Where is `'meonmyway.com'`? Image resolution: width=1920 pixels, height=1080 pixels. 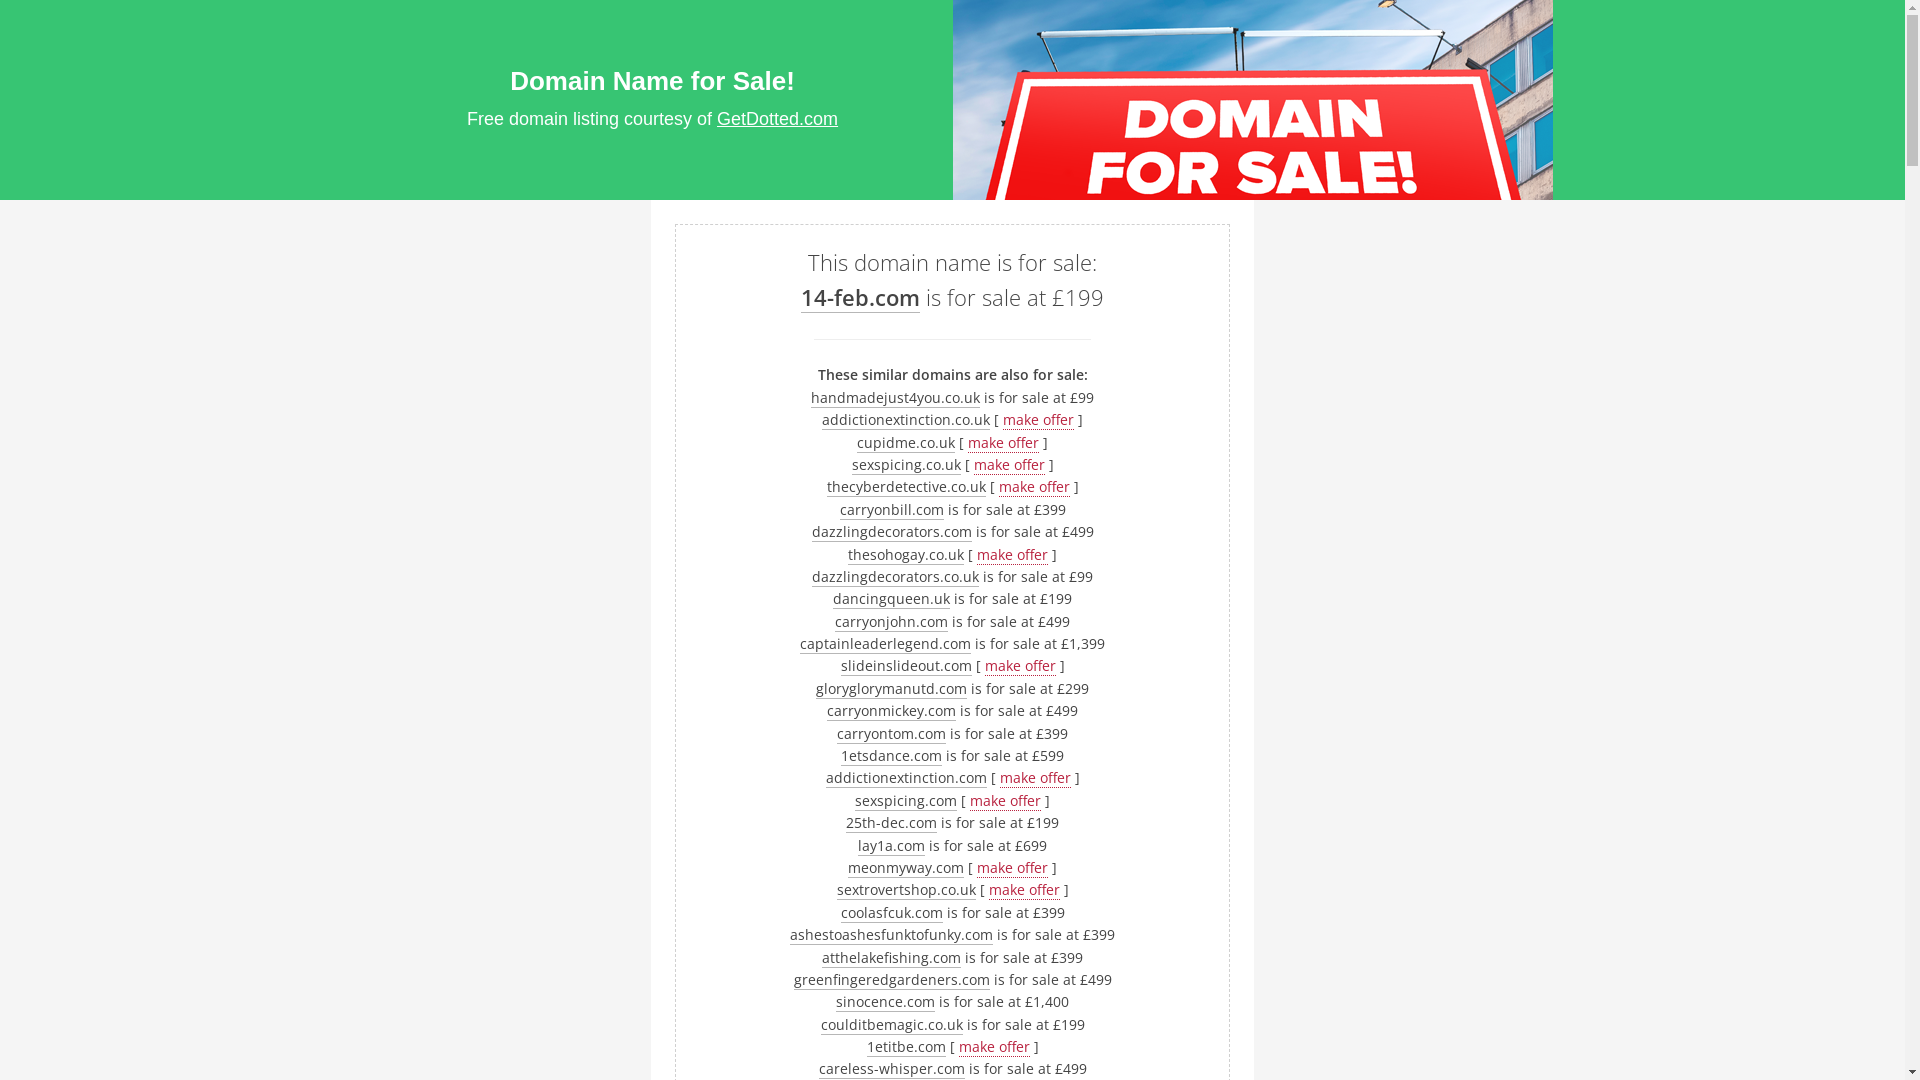
'meonmyway.com' is located at coordinates (848, 866).